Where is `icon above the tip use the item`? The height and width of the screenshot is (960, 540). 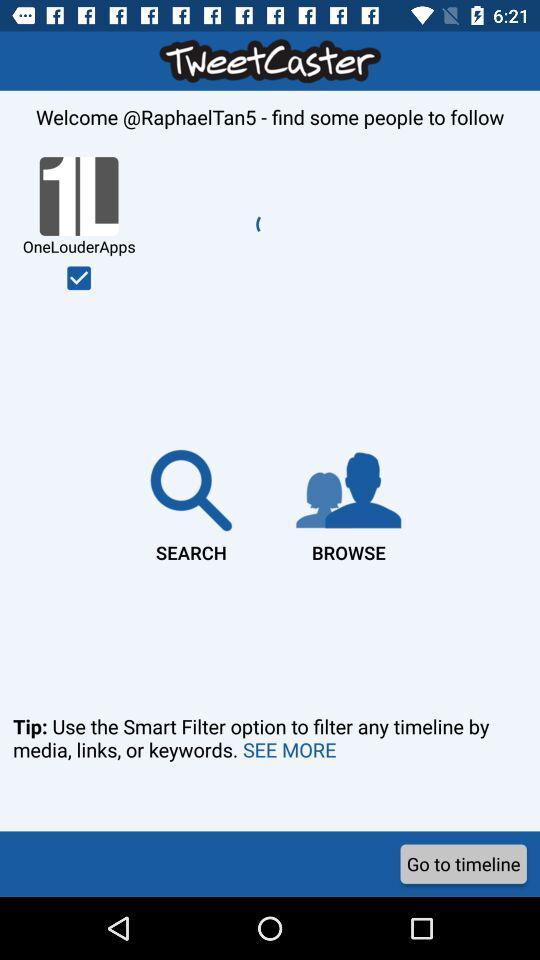
icon above the tip use the item is located at coordinates (78, 277).